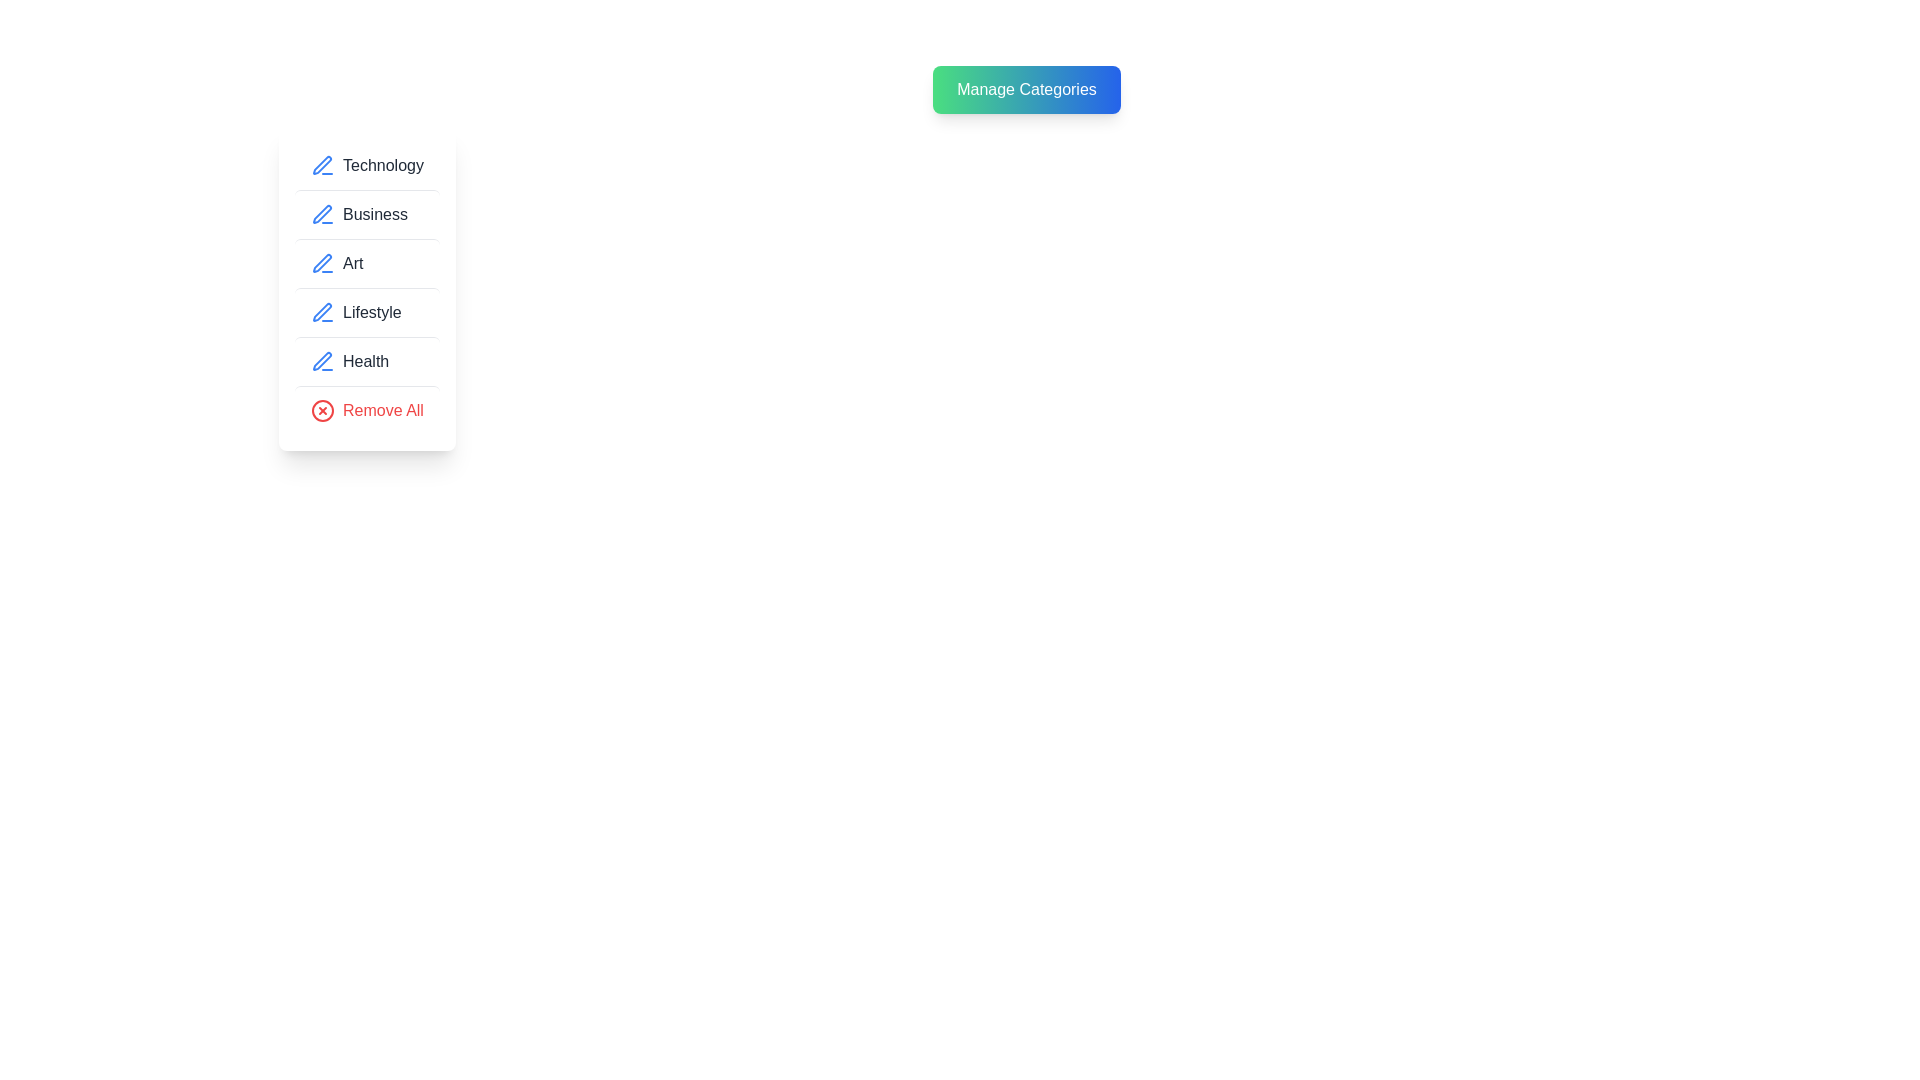 This screenshot has width=1920, height=1080. I want to click on the 'Manage Categories' button to toggle the category menu, so click(1027, 88).